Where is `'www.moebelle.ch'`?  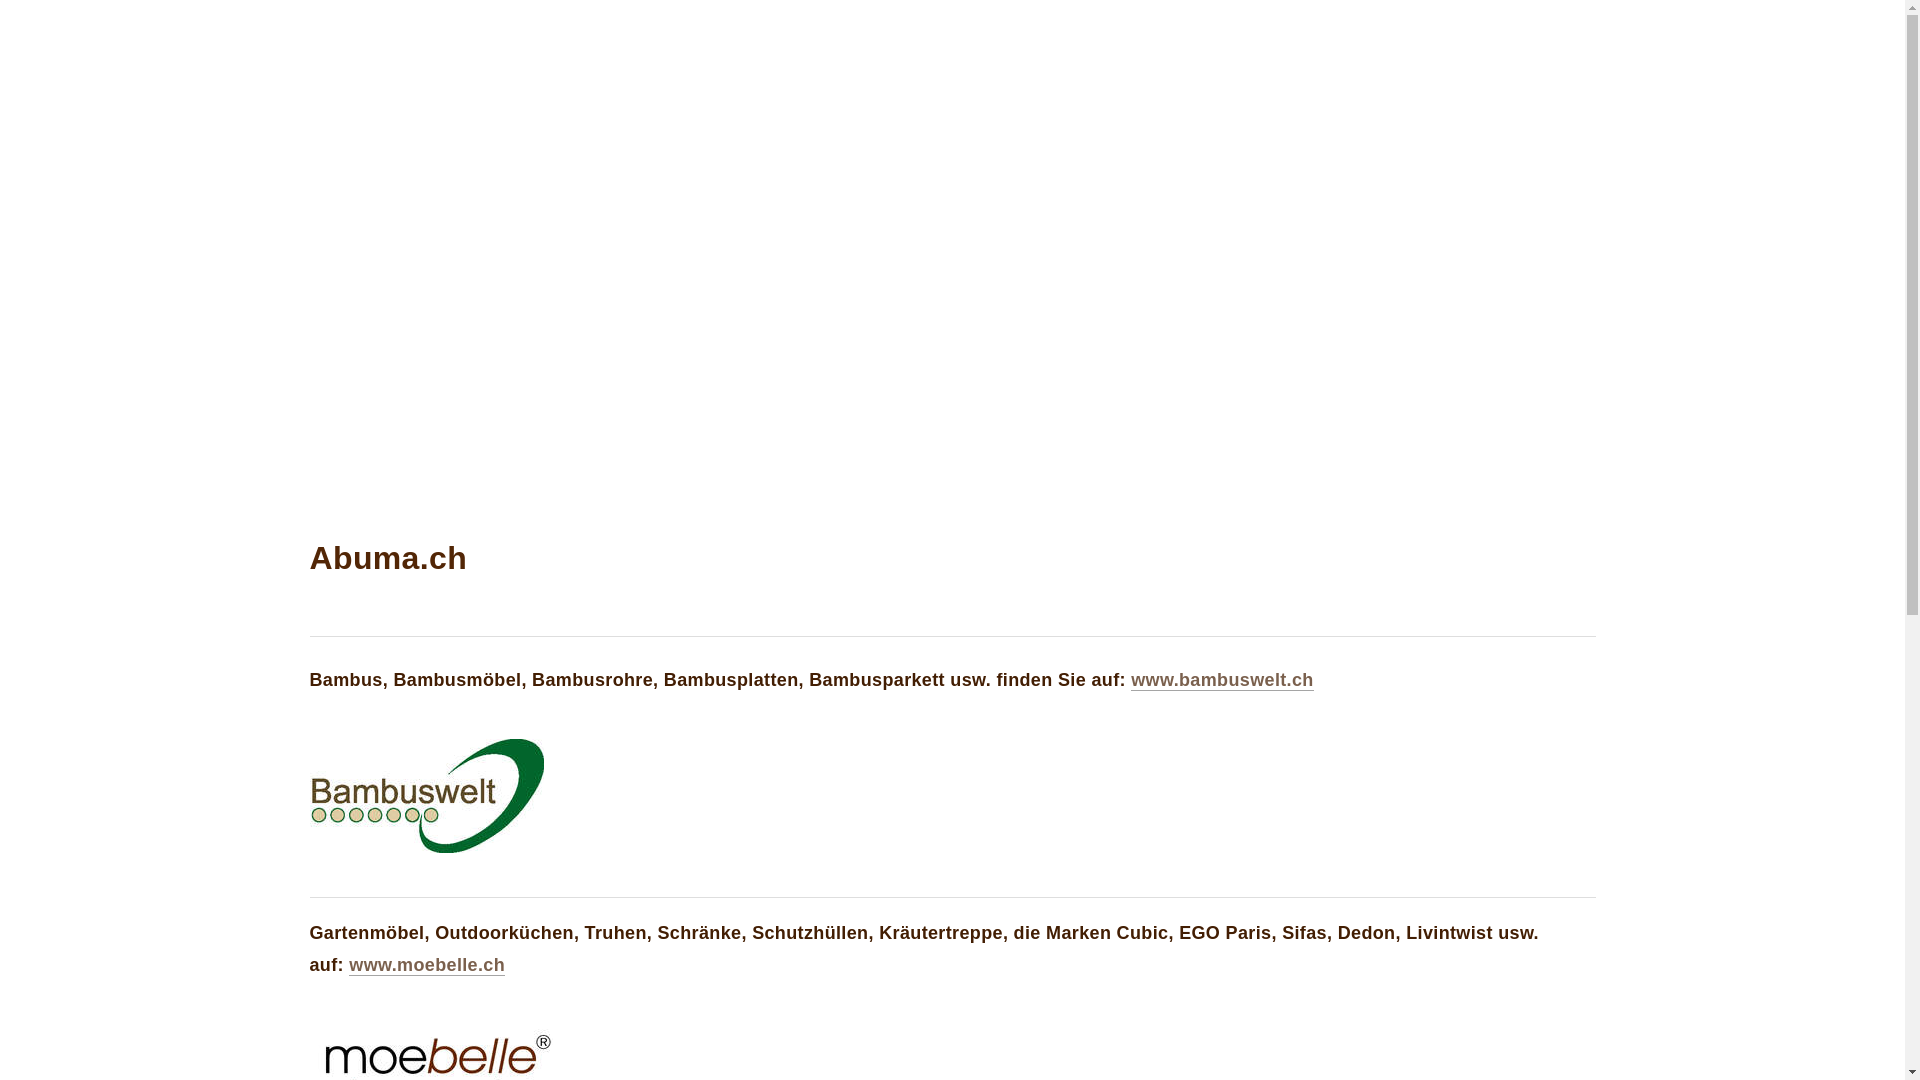
'www.moebelle.ch' is located at coordinates (426, 963).